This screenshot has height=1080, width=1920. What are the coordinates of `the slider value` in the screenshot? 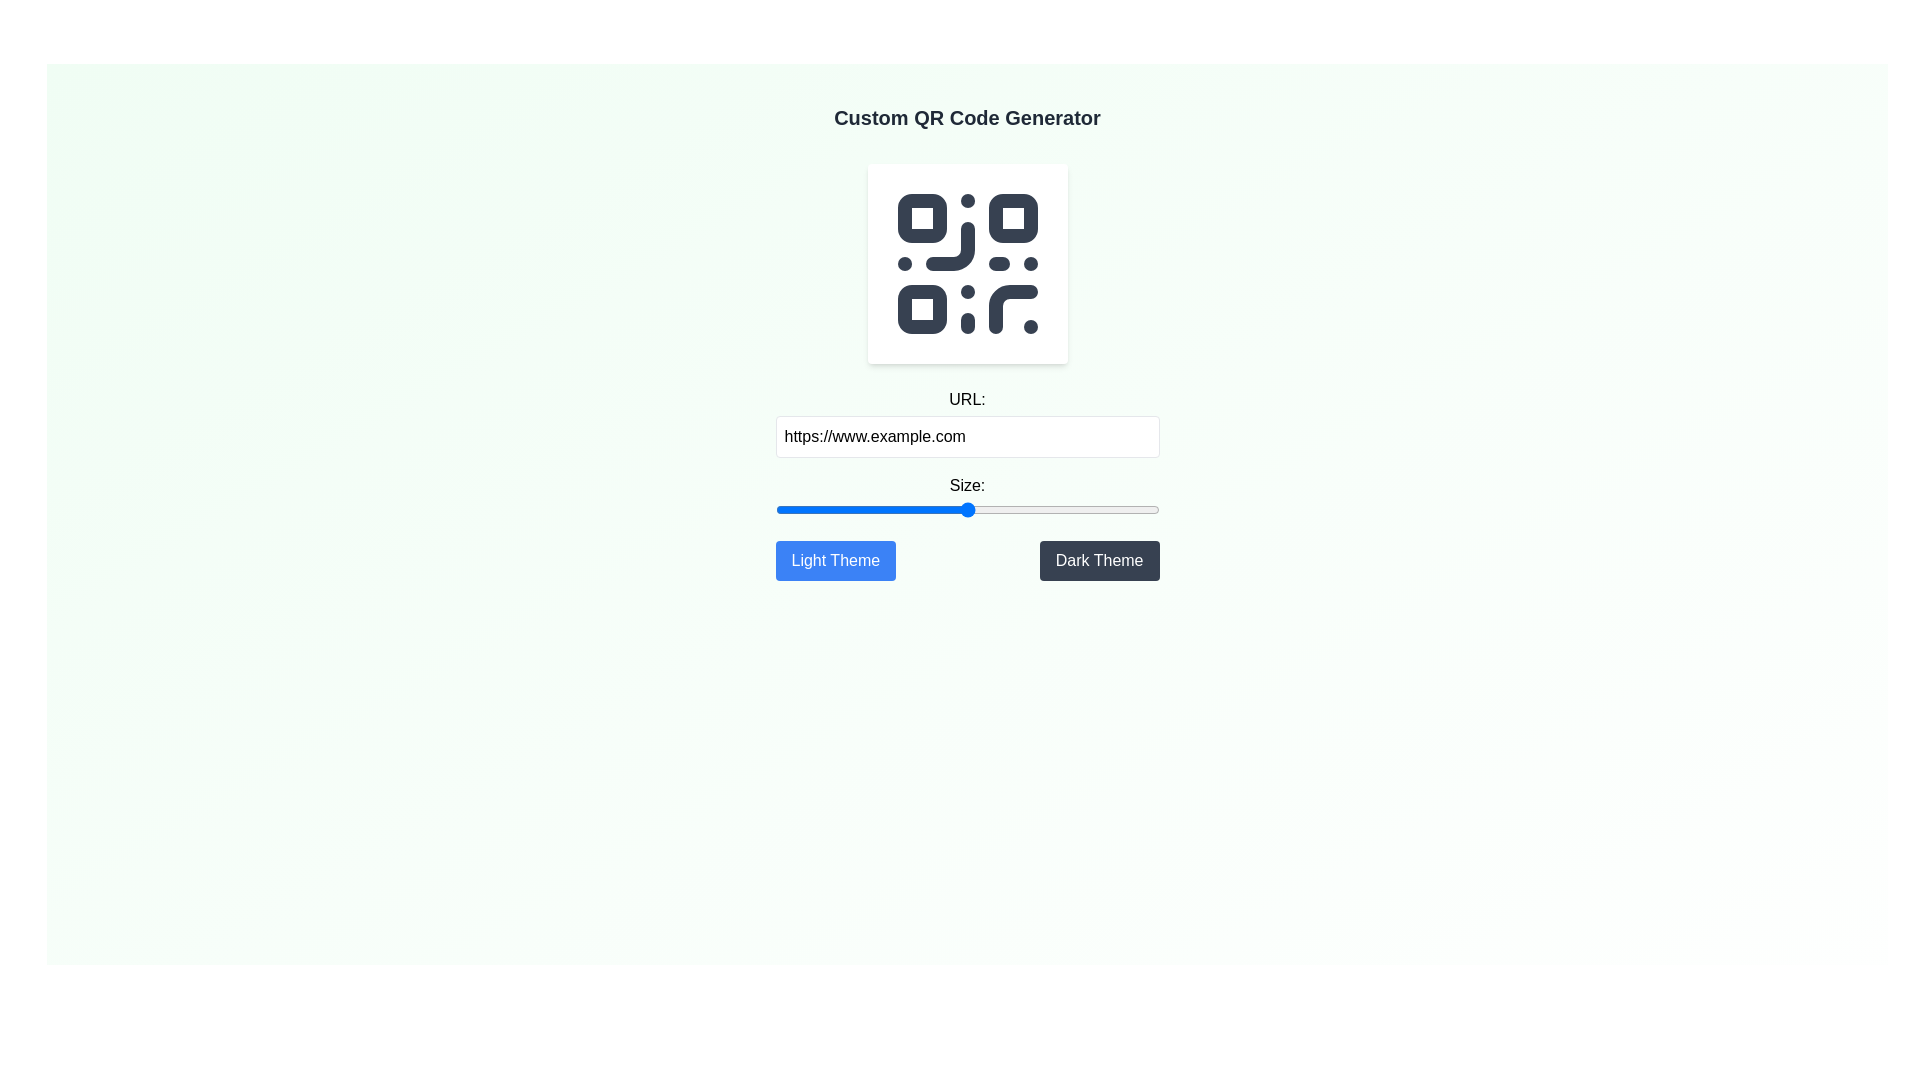 It's located at (941, 508).